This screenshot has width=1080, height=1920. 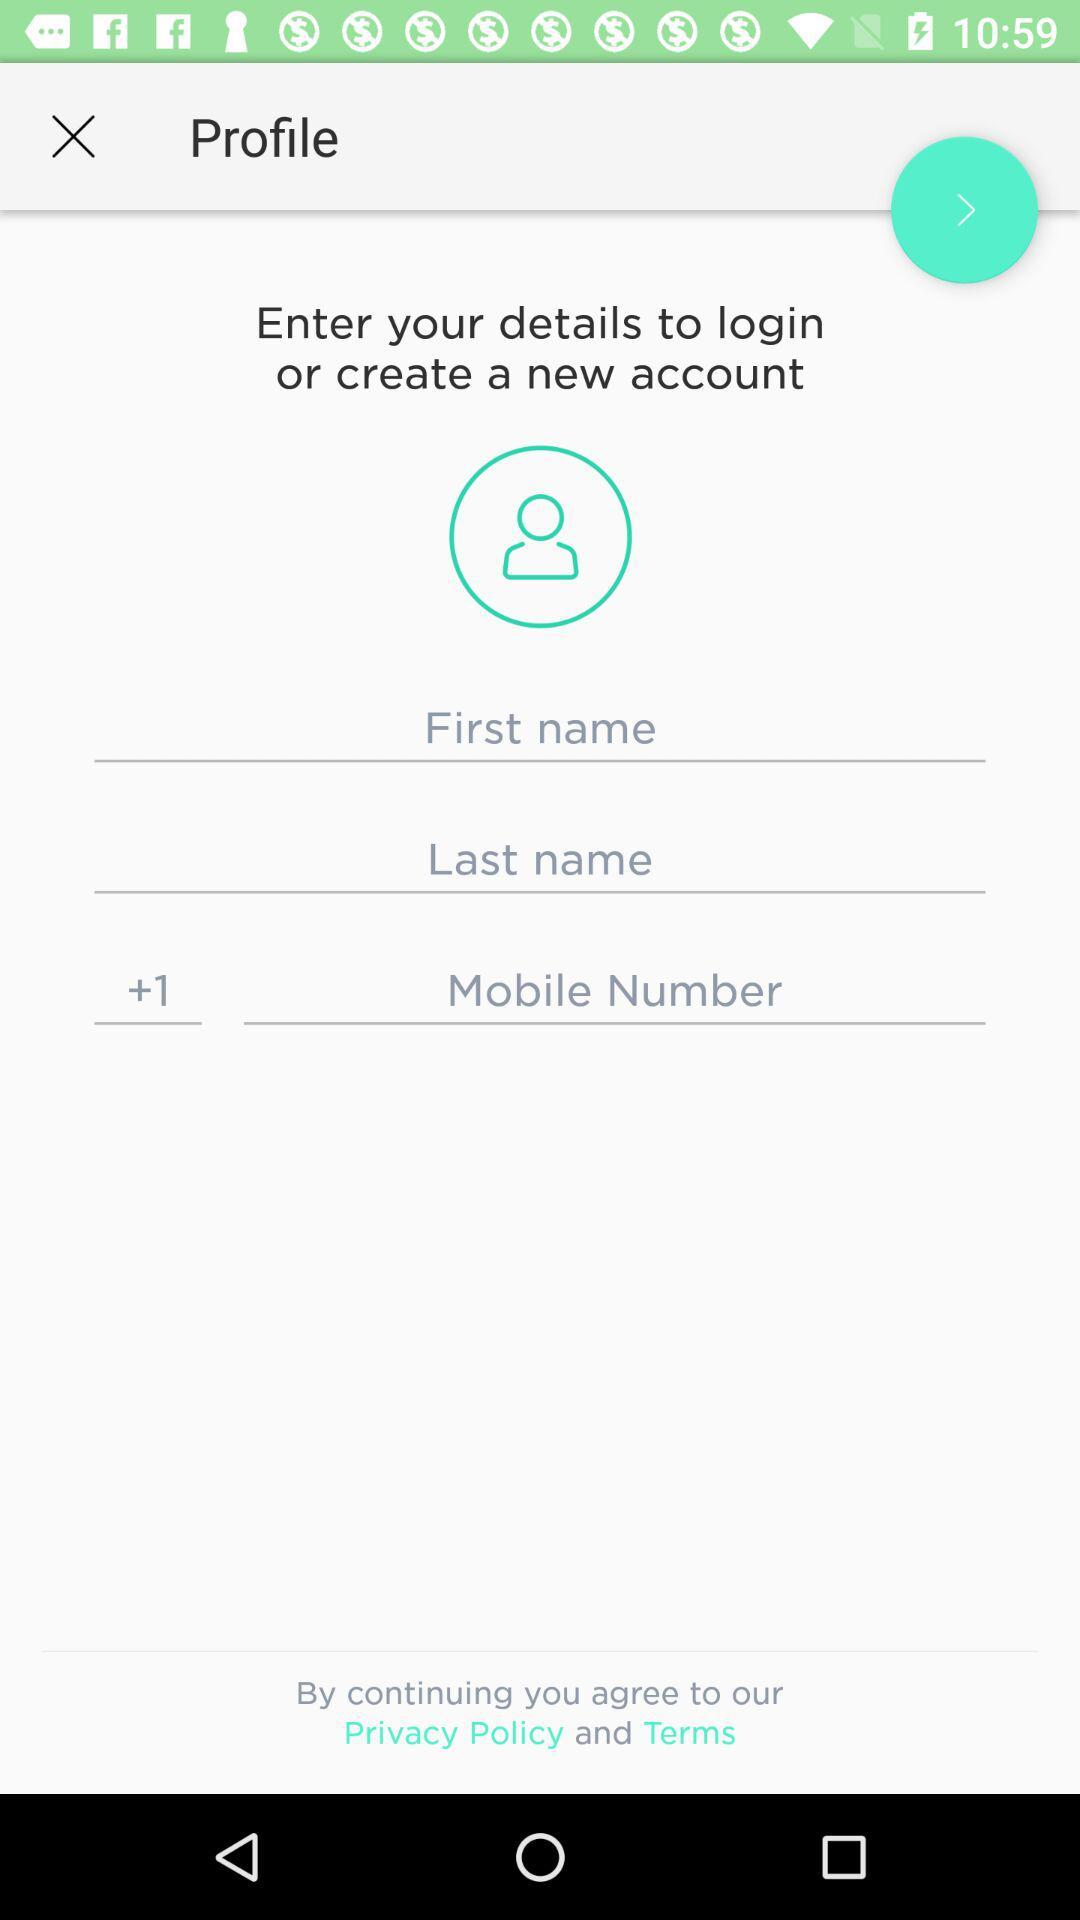 I want to click on search button, so click(x=963, y=210).